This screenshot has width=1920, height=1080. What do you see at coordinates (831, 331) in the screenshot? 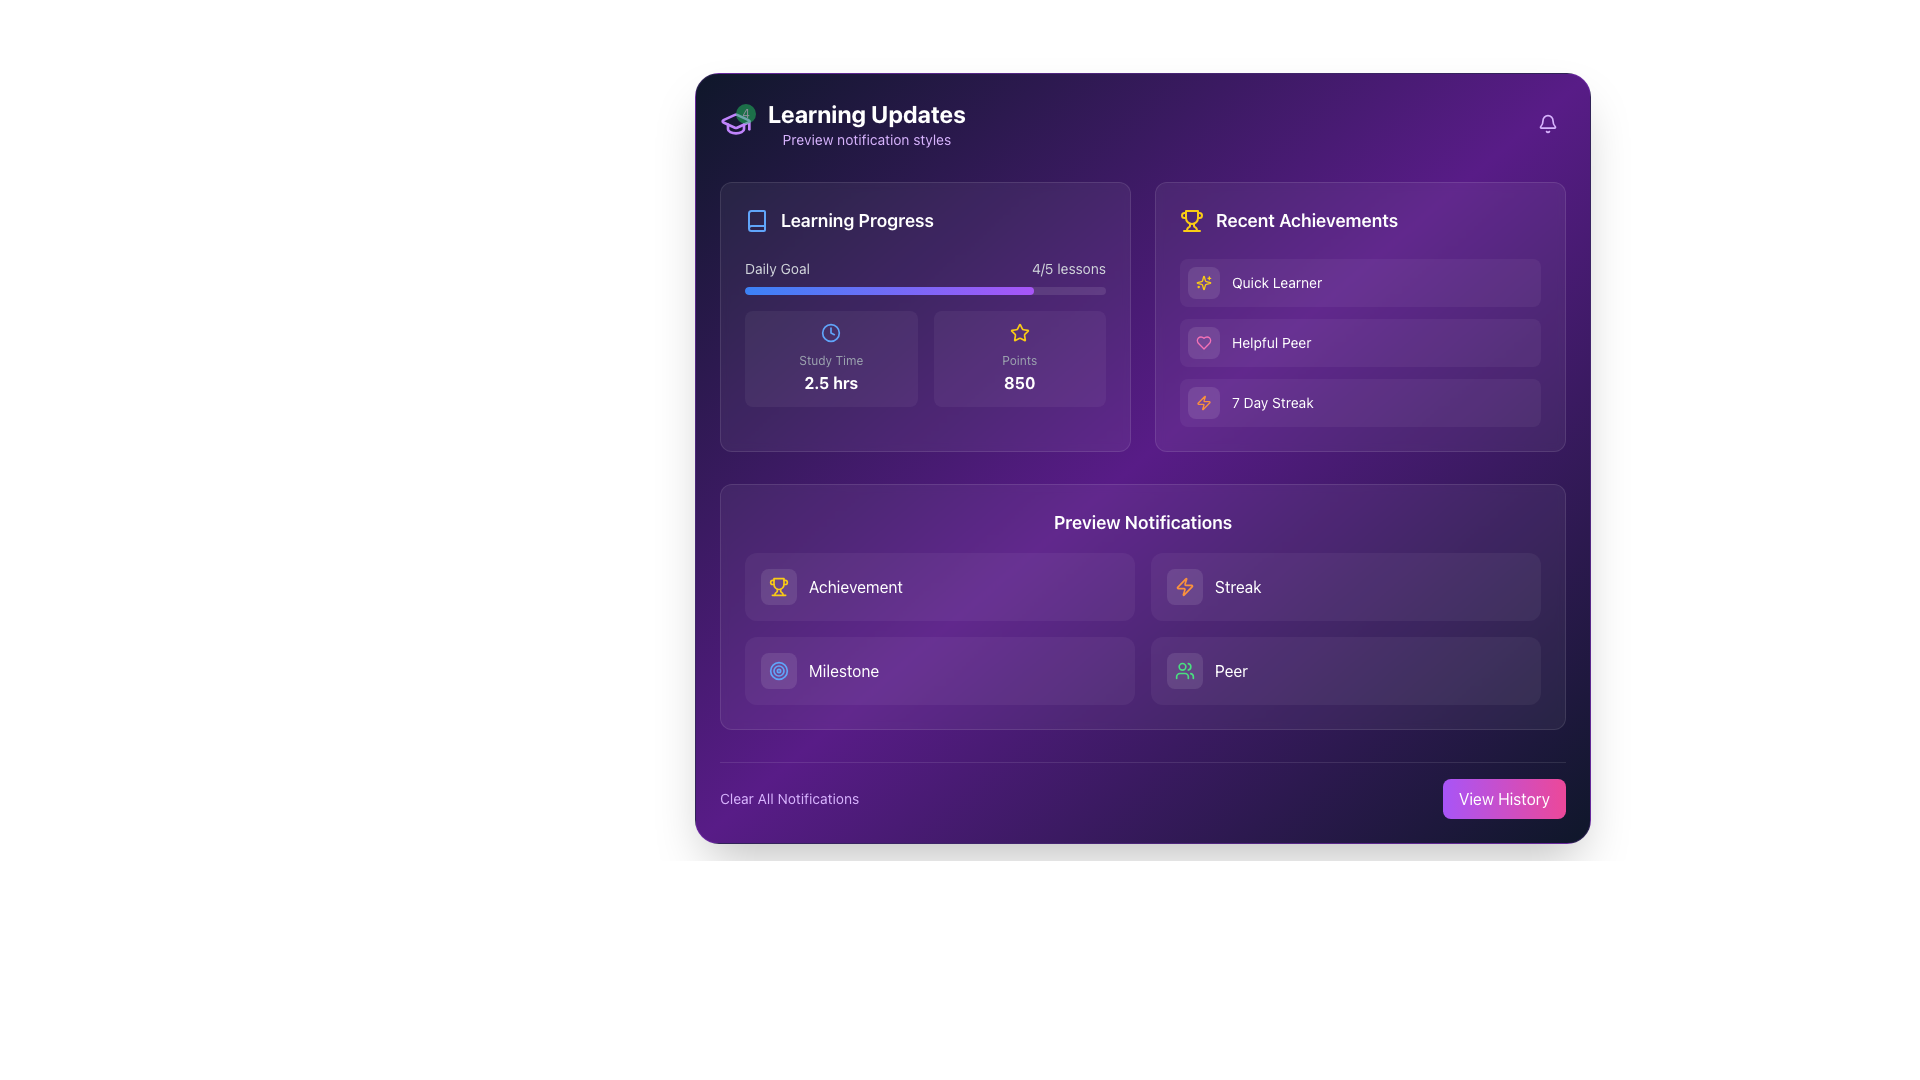
I see `the small circular clock icon with a blue outline located in the 'Daily Goal' section of the 'Learning Updates' interface, next to the 'Study Time' text` at bounding box center [831, 331].